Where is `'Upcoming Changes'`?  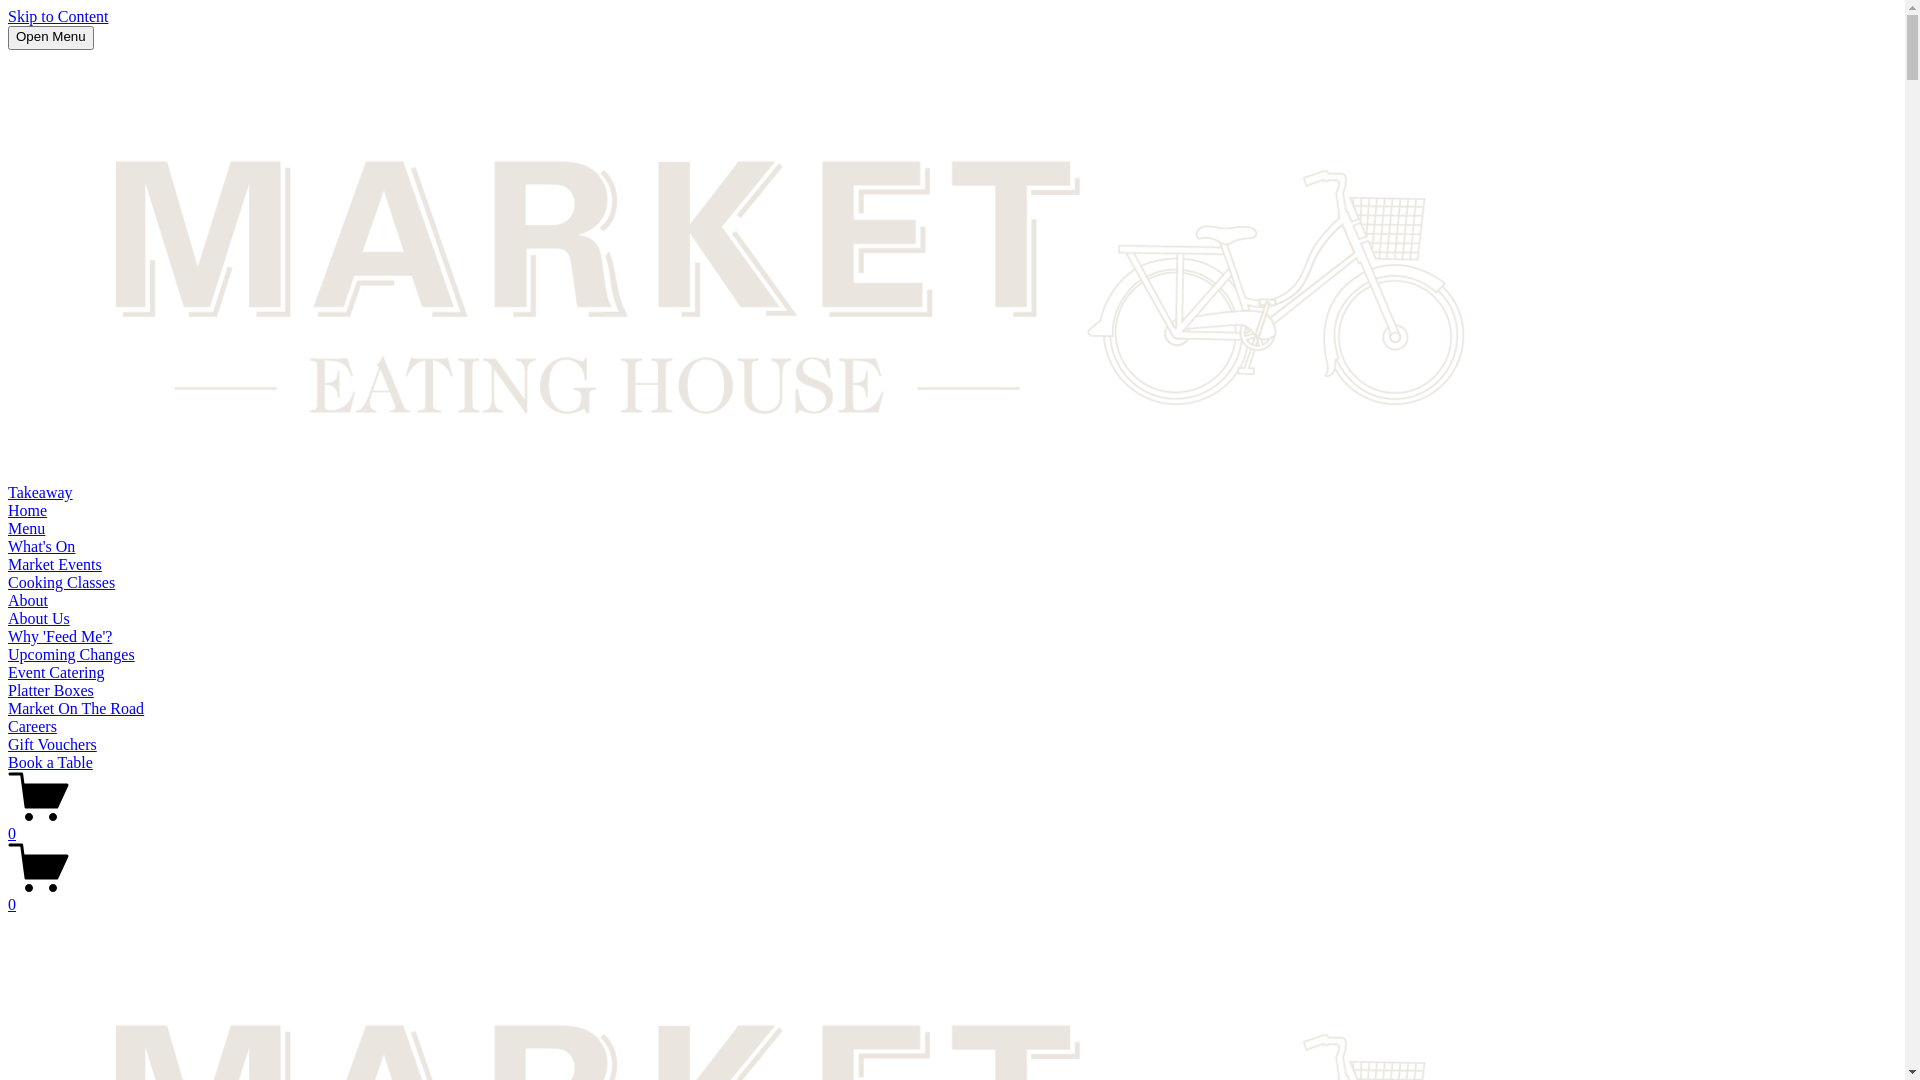 'Upcoming Changes' is located at coordinates (8, 654).